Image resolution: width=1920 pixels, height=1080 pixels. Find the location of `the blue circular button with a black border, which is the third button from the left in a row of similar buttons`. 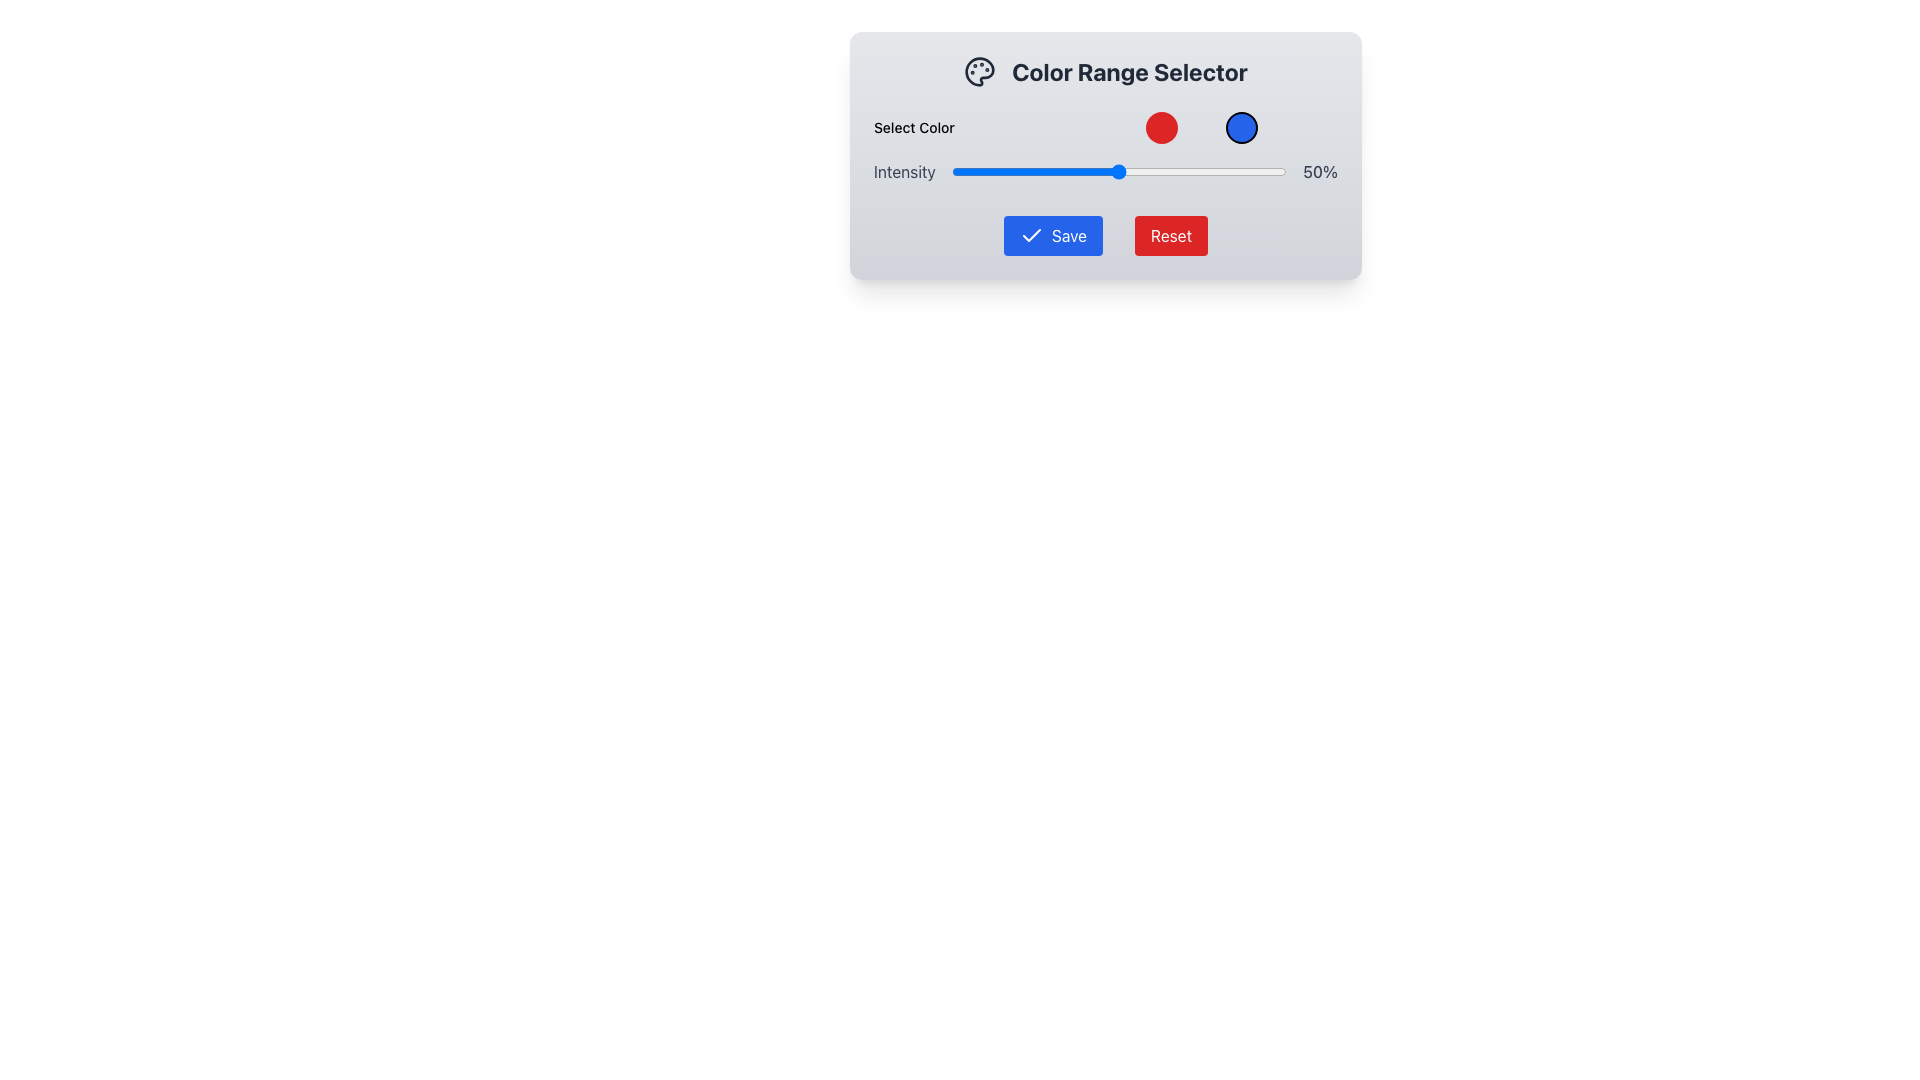

the blue circular button with a black border, which is the third button from the left in a row of similar buttons is located at coordinates (1241, 127).